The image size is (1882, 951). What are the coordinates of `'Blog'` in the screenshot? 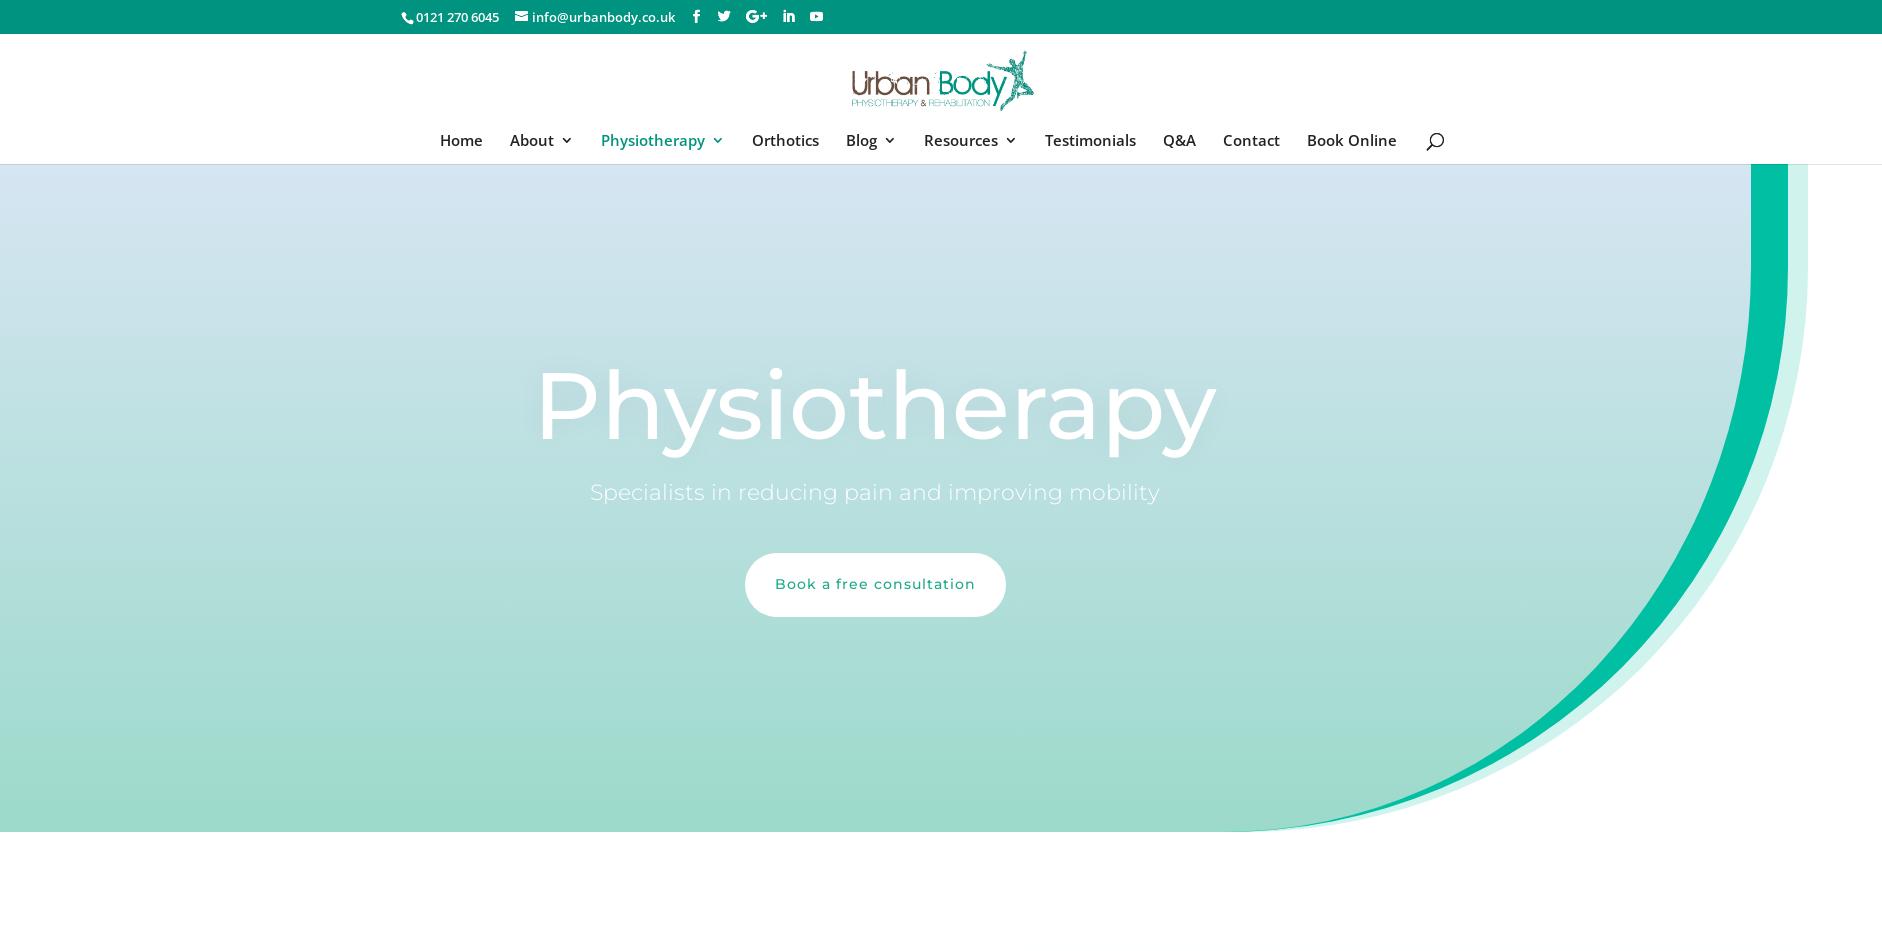 It's located at (861, 139).